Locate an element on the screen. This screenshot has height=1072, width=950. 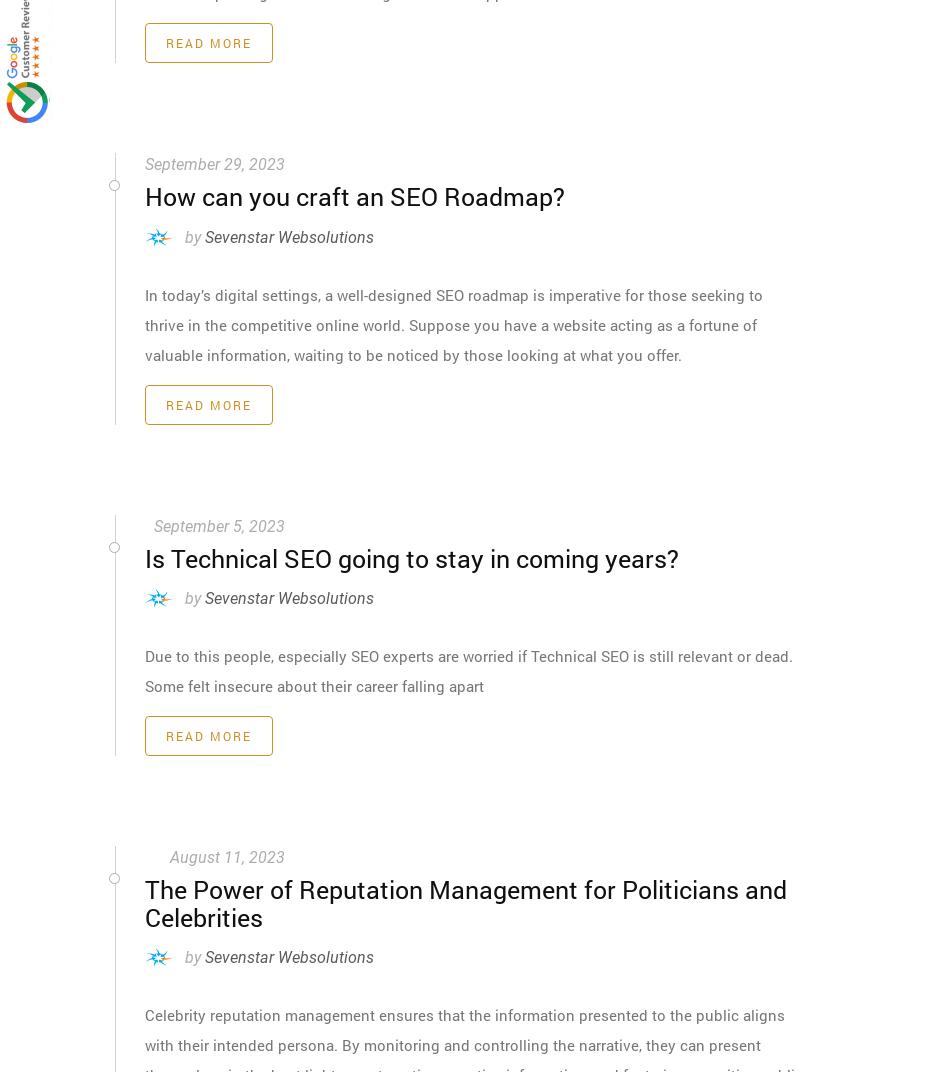
'September 5, 2023' is located at coordinates (219, 525).